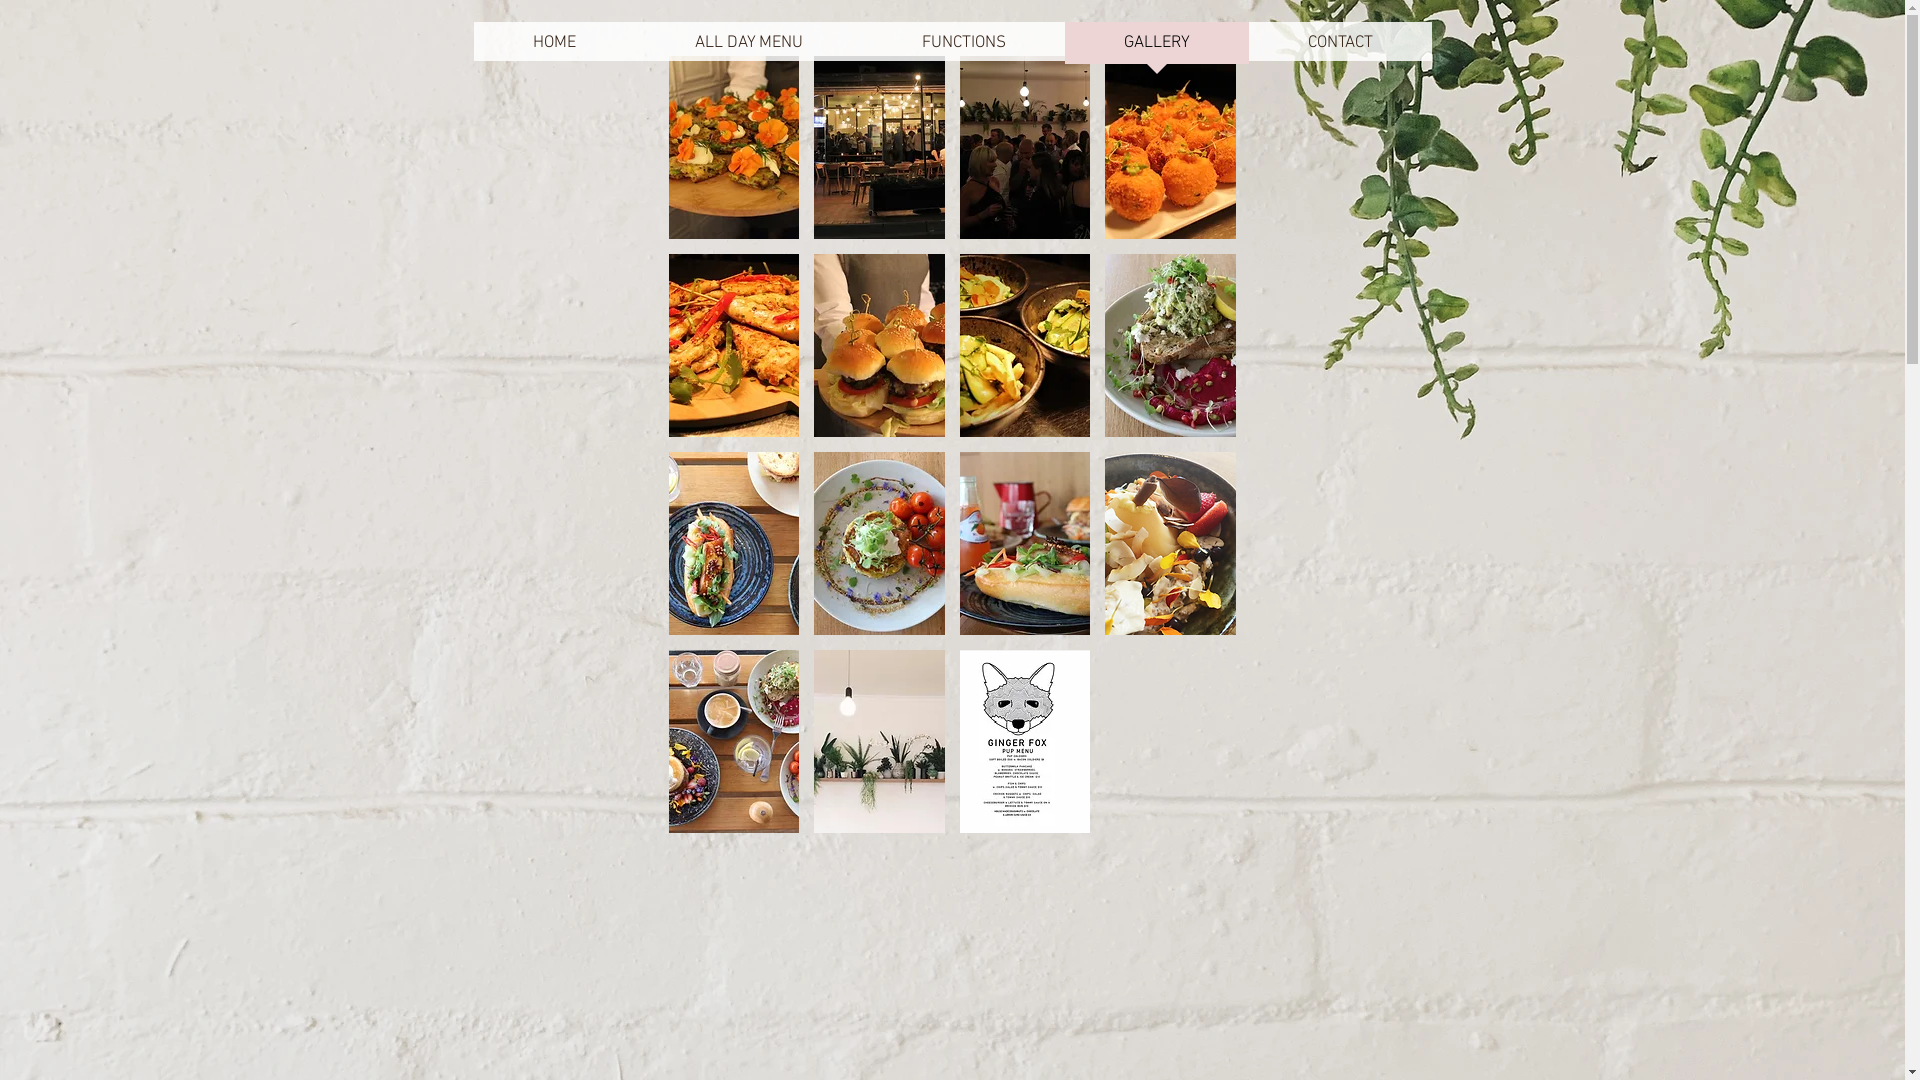 The height and width of the screenshot is (1080, 1920). What do you see at coordinates (963, 48) in the screenshot?
I see `'FUNCTIONS'` at bounding box center [963, 48].